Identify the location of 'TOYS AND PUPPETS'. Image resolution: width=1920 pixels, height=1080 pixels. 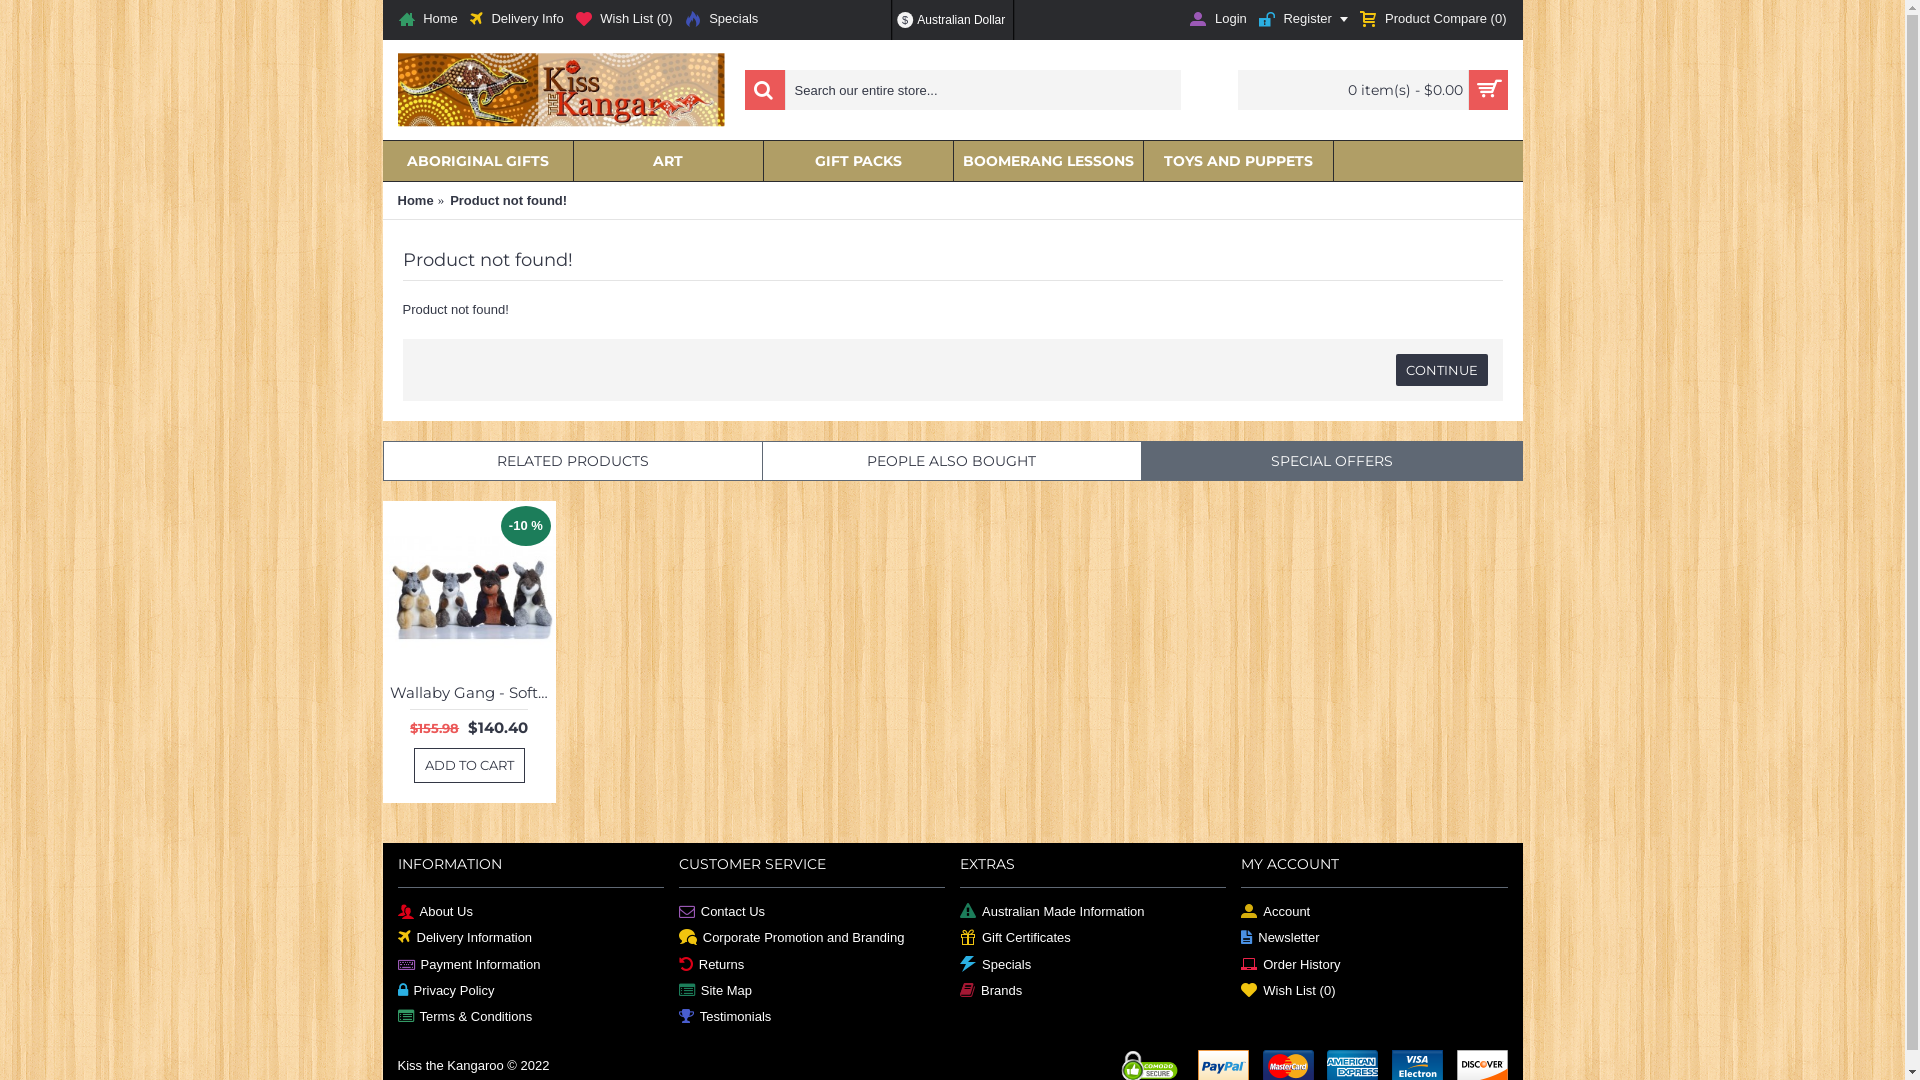
(1237, 160).